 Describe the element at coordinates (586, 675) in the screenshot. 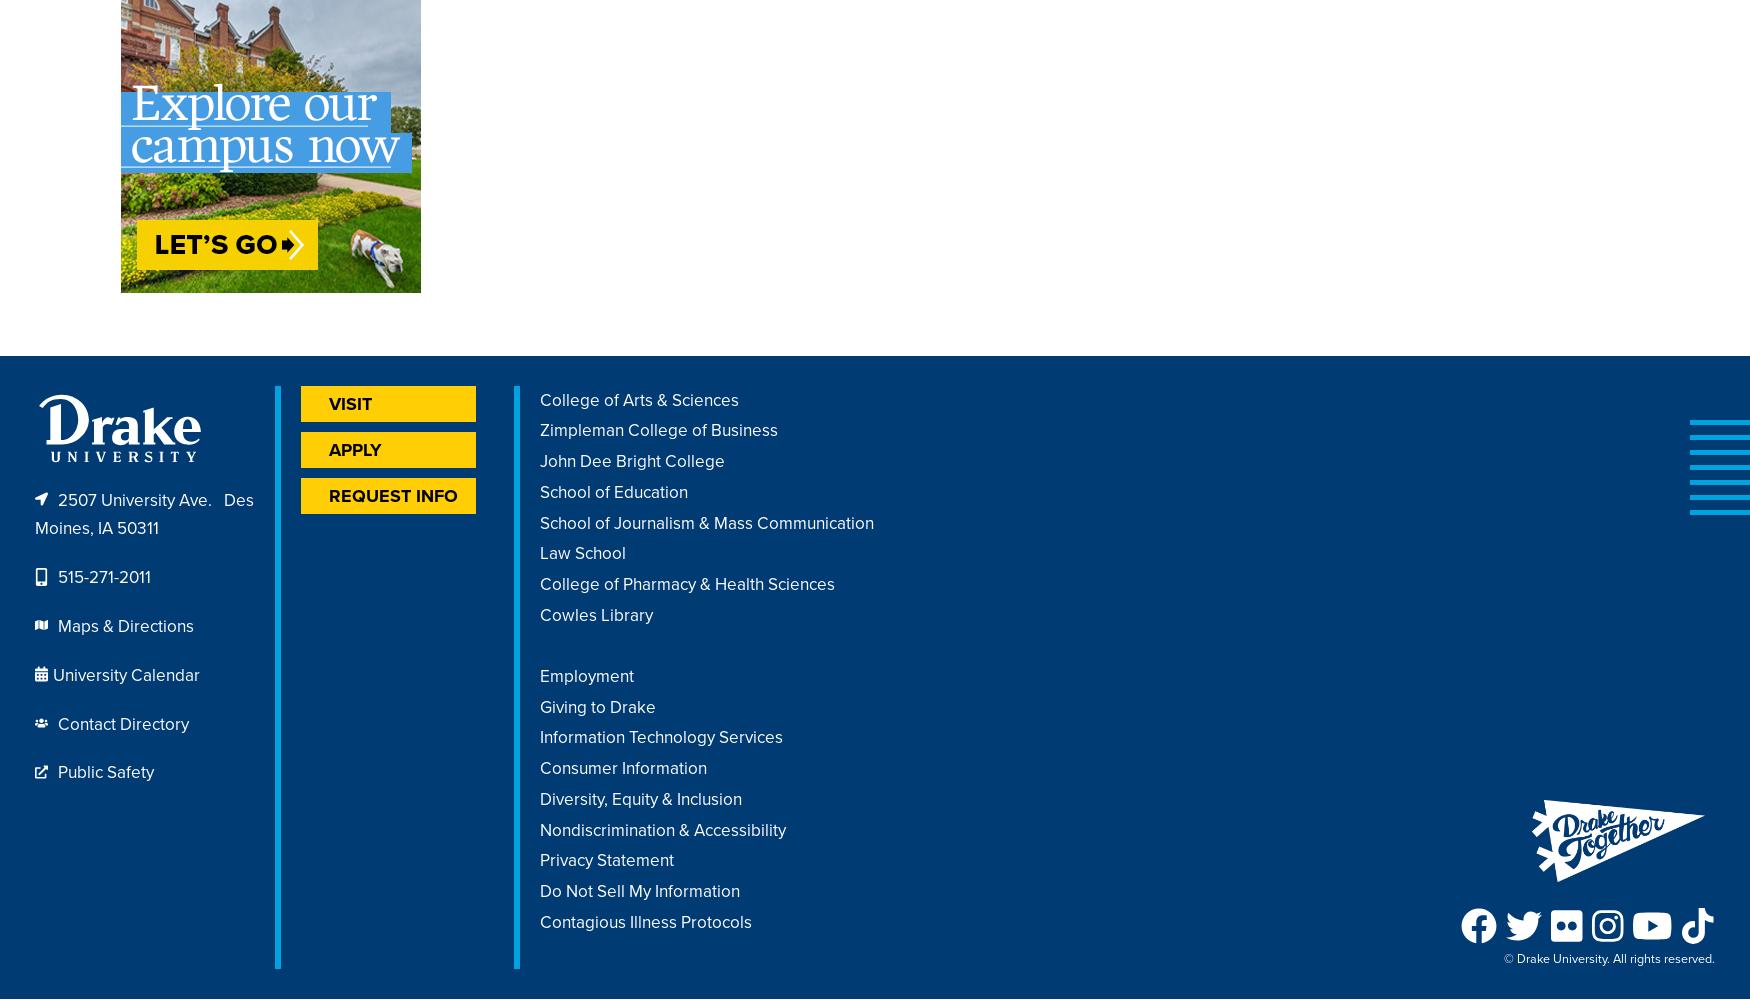

I see `'Employment'` at that location.